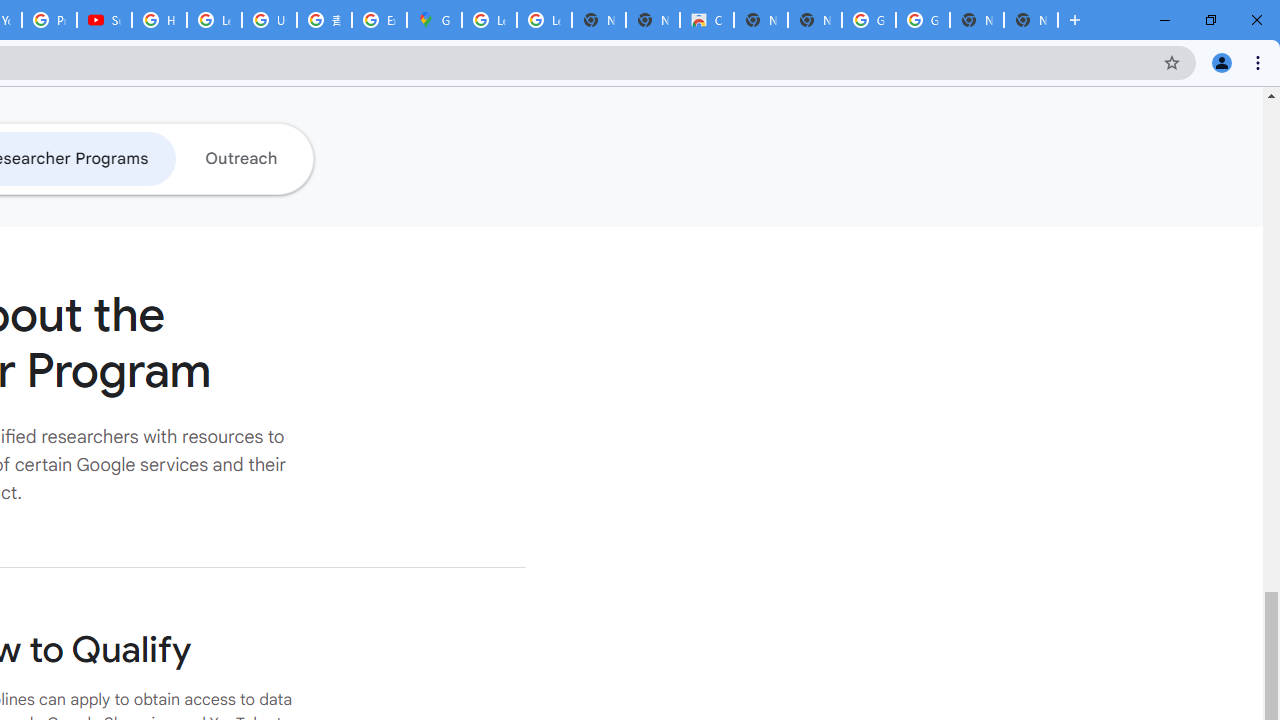 Image resolution: width=1280 pixels, height=720 pixels. Describe the element at coordinates (869, 20) in the screenshot. I see `'Google Images'` at that location.